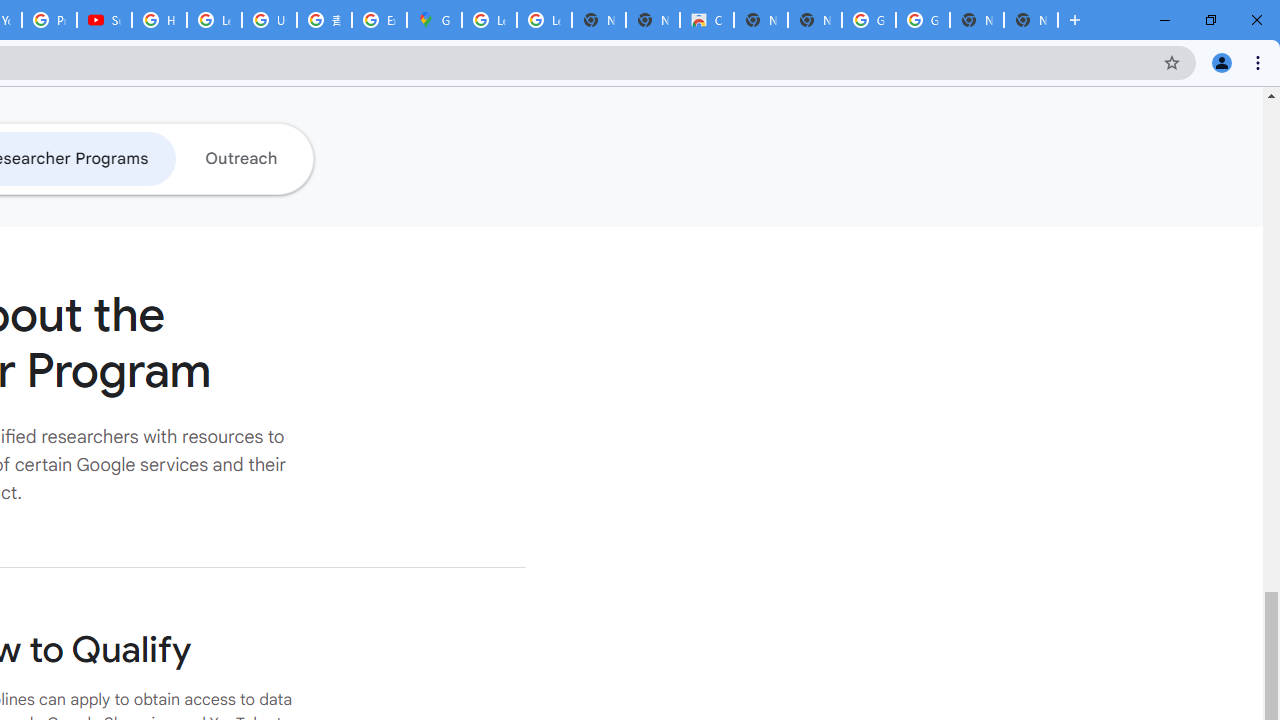 Image resolution: width=1280 pixels, height=720 pixels. Describe the element at coordinates (869, 20) in the screenshot. I see `'Google Images'` at that location.